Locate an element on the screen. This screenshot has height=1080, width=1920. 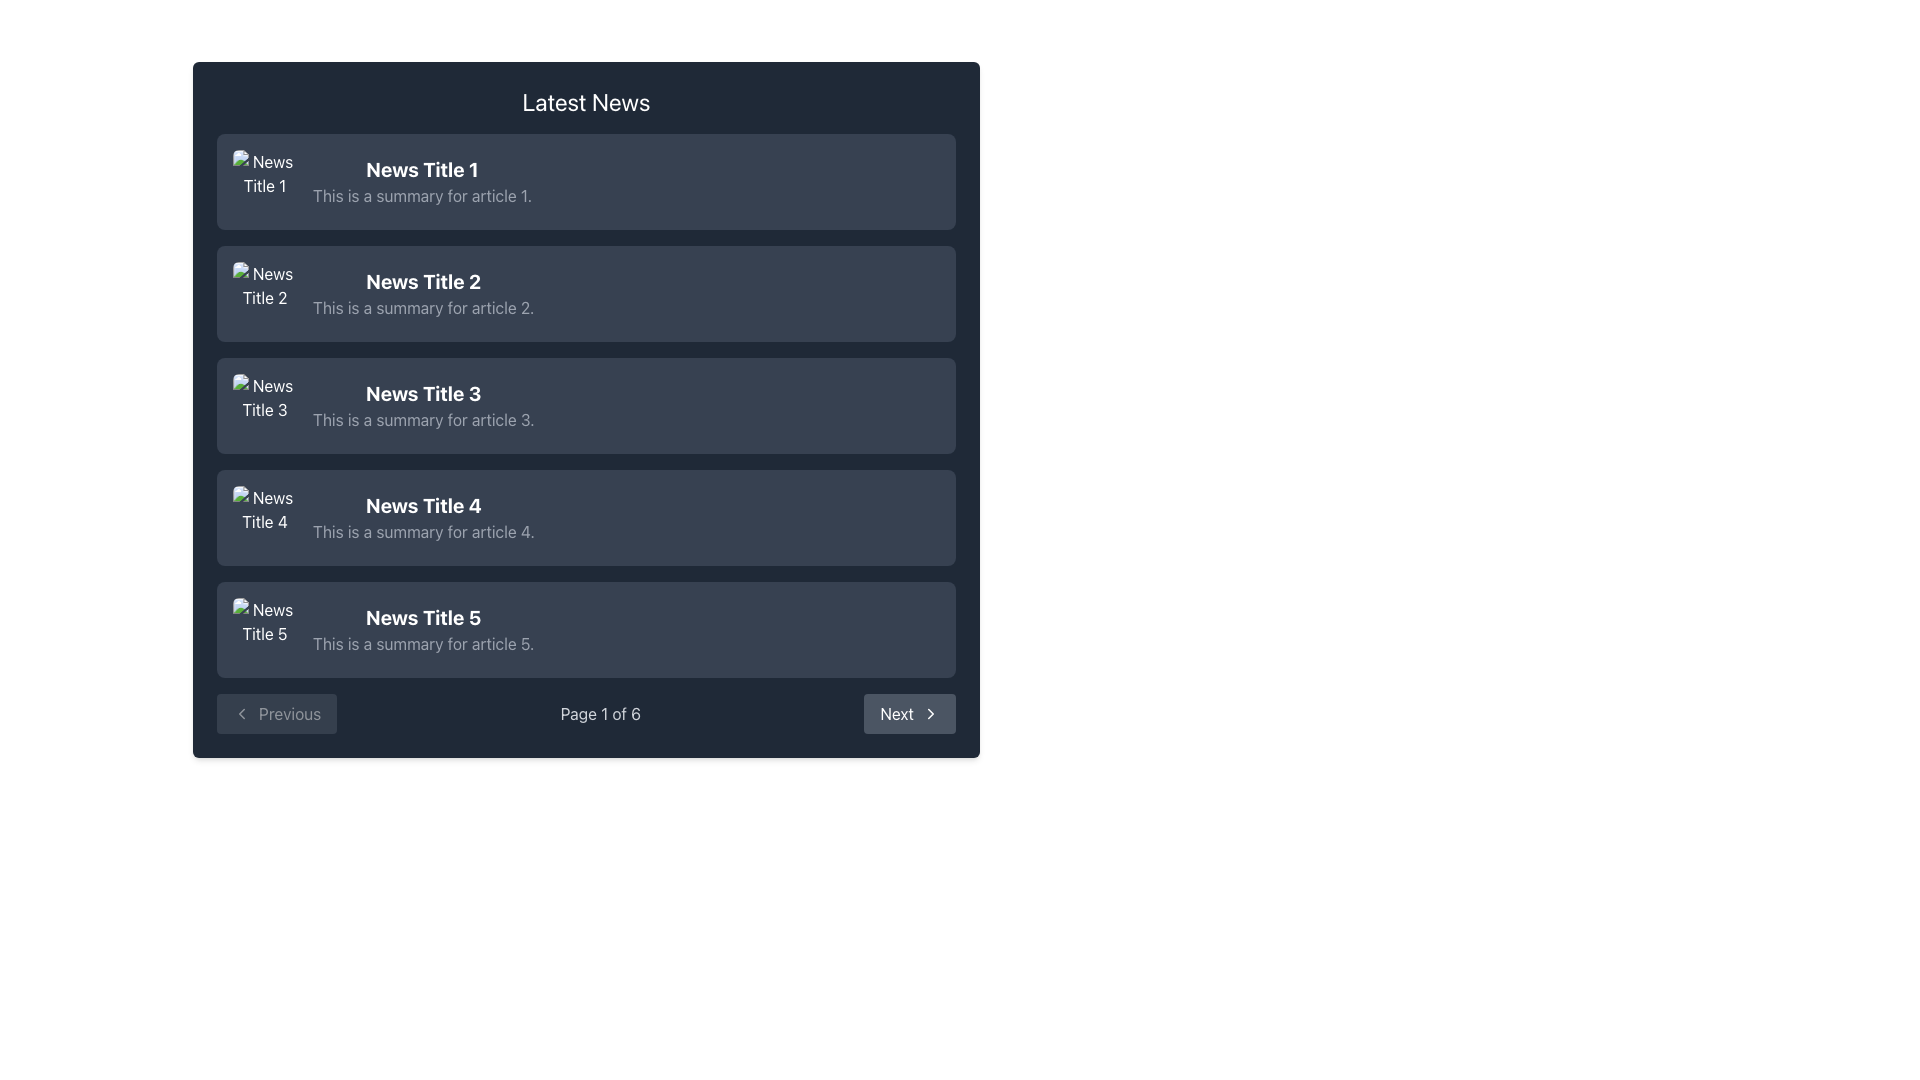
the 'Previous' button with a dark gray background and light gray text is located at coordinates (276, 712).